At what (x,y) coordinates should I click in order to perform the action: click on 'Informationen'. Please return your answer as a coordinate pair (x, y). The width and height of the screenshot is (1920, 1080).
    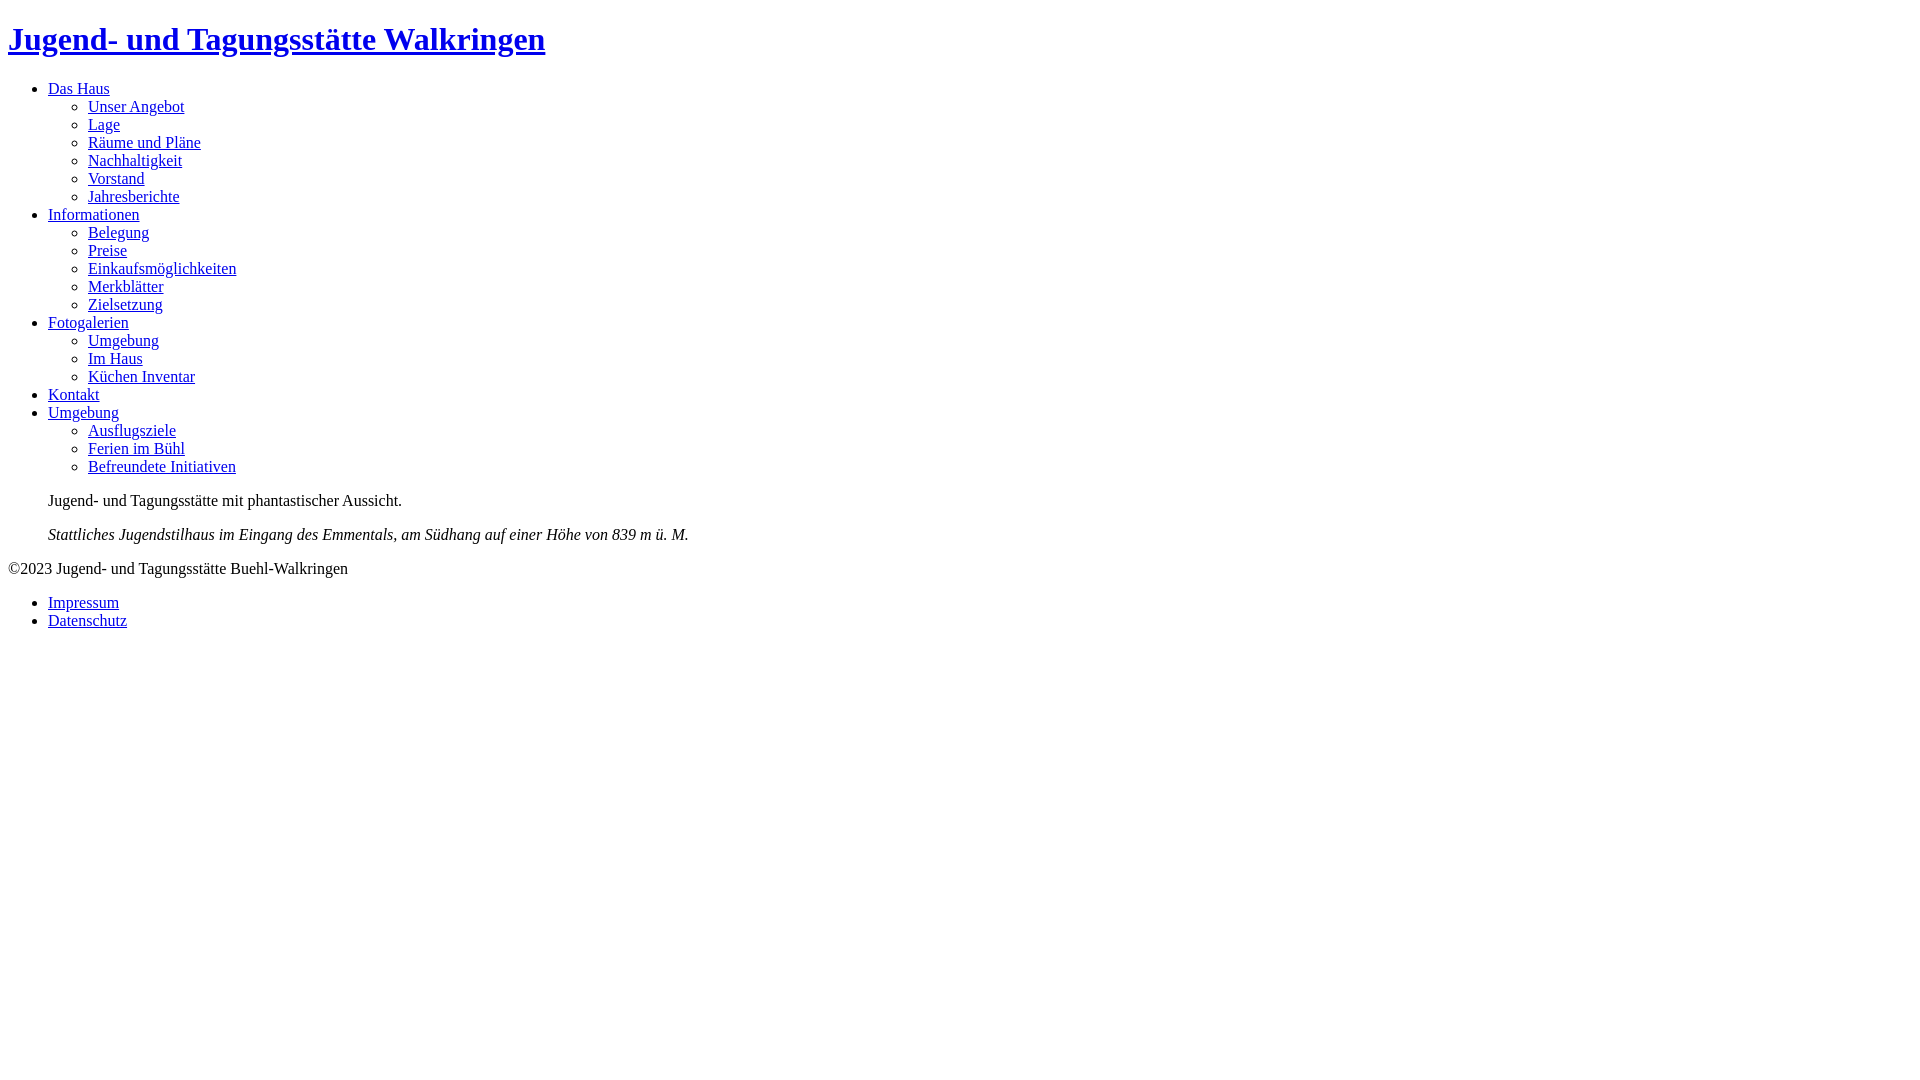
    Looking at the image, I should click on (93, 214).